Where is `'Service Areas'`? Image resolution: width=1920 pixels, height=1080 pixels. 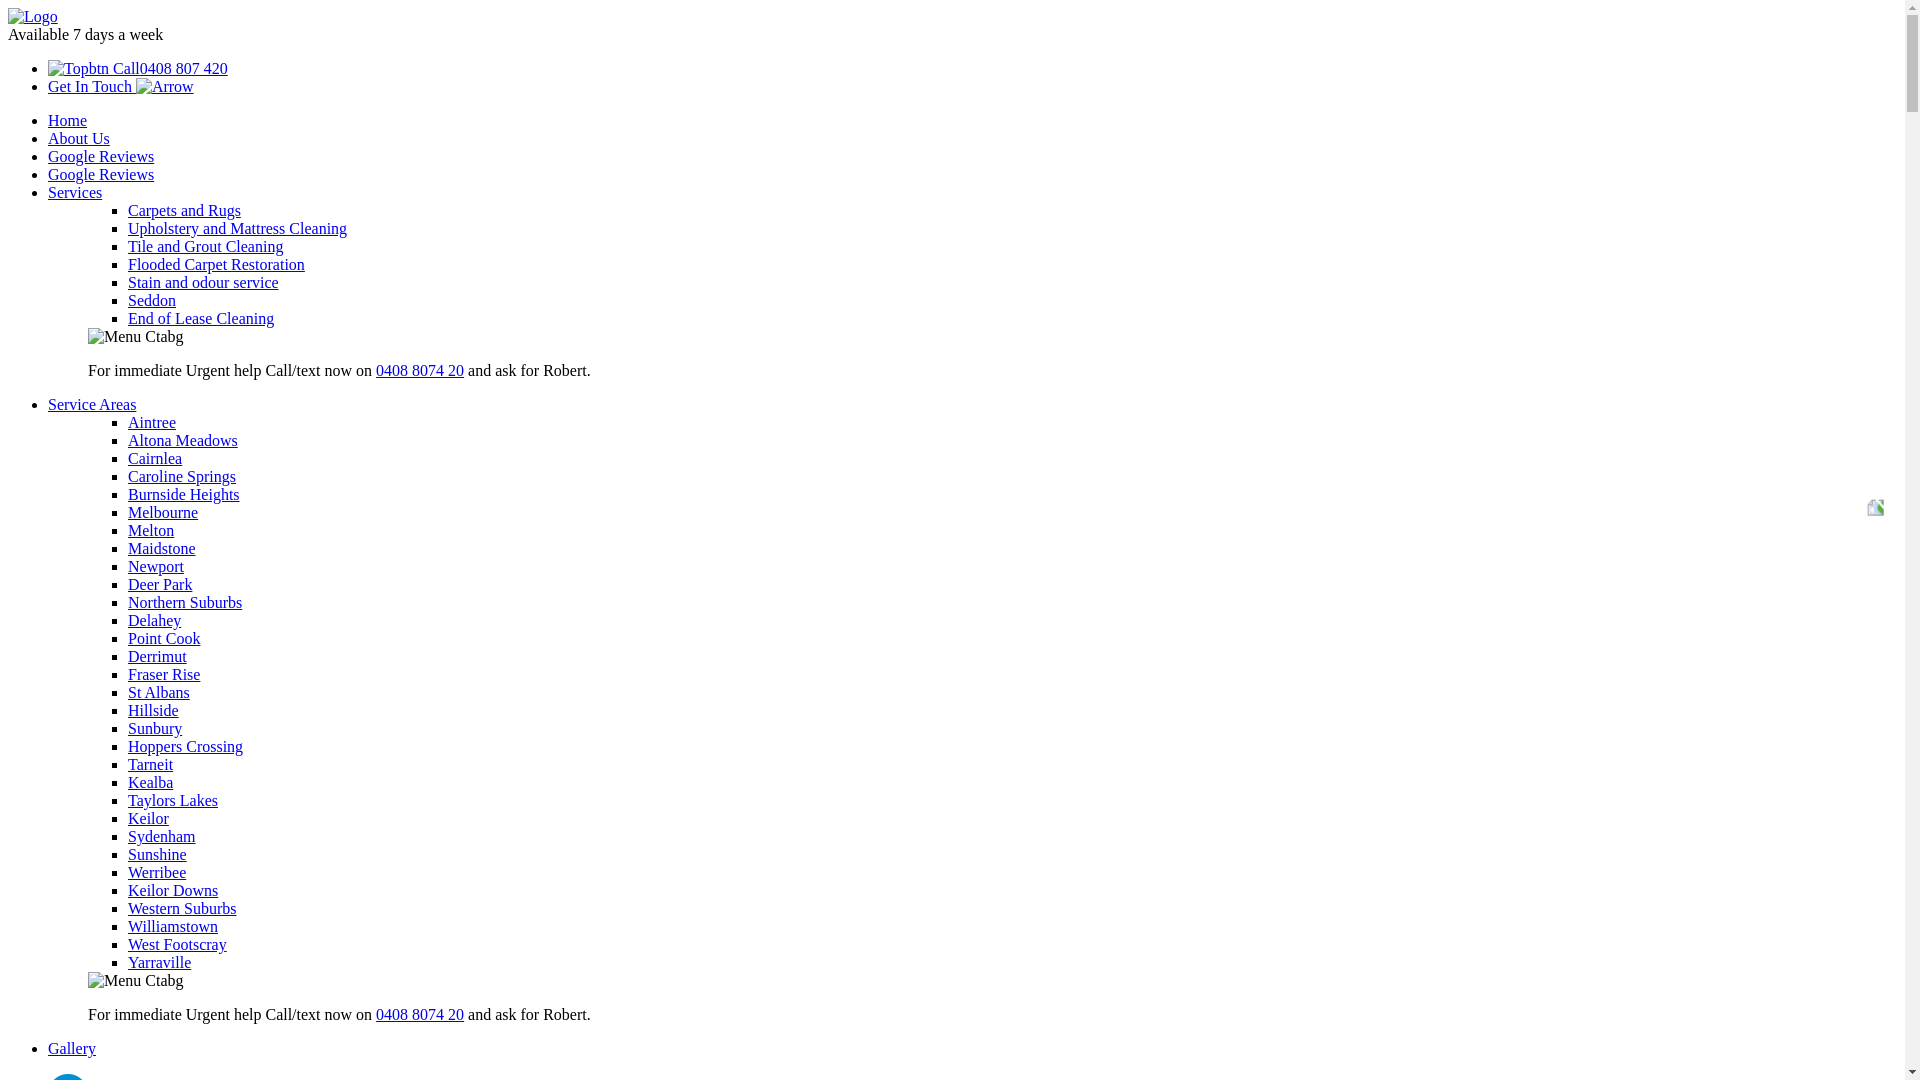
'Service Areas' is located at coordinates (90, 404).